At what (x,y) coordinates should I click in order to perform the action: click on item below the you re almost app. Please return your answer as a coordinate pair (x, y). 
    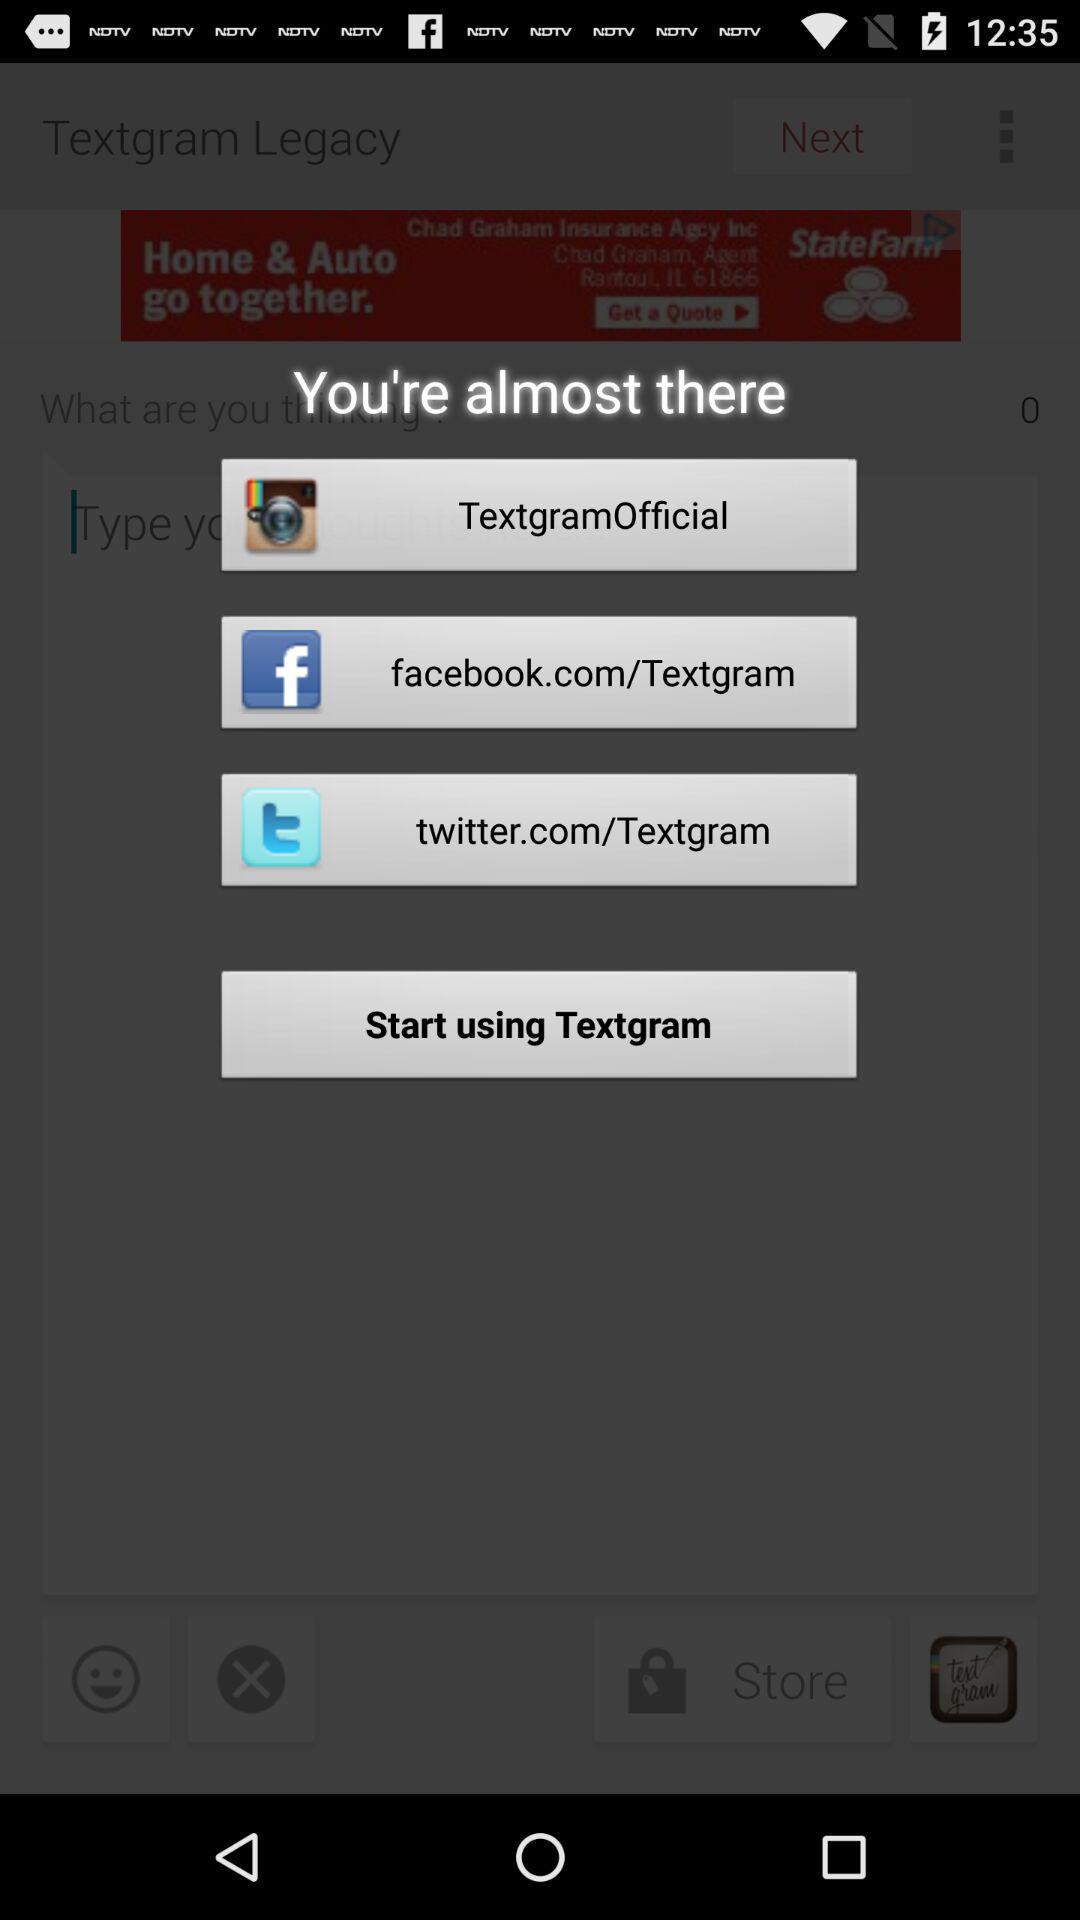
    Looking at the image, I should click on (538, 520).